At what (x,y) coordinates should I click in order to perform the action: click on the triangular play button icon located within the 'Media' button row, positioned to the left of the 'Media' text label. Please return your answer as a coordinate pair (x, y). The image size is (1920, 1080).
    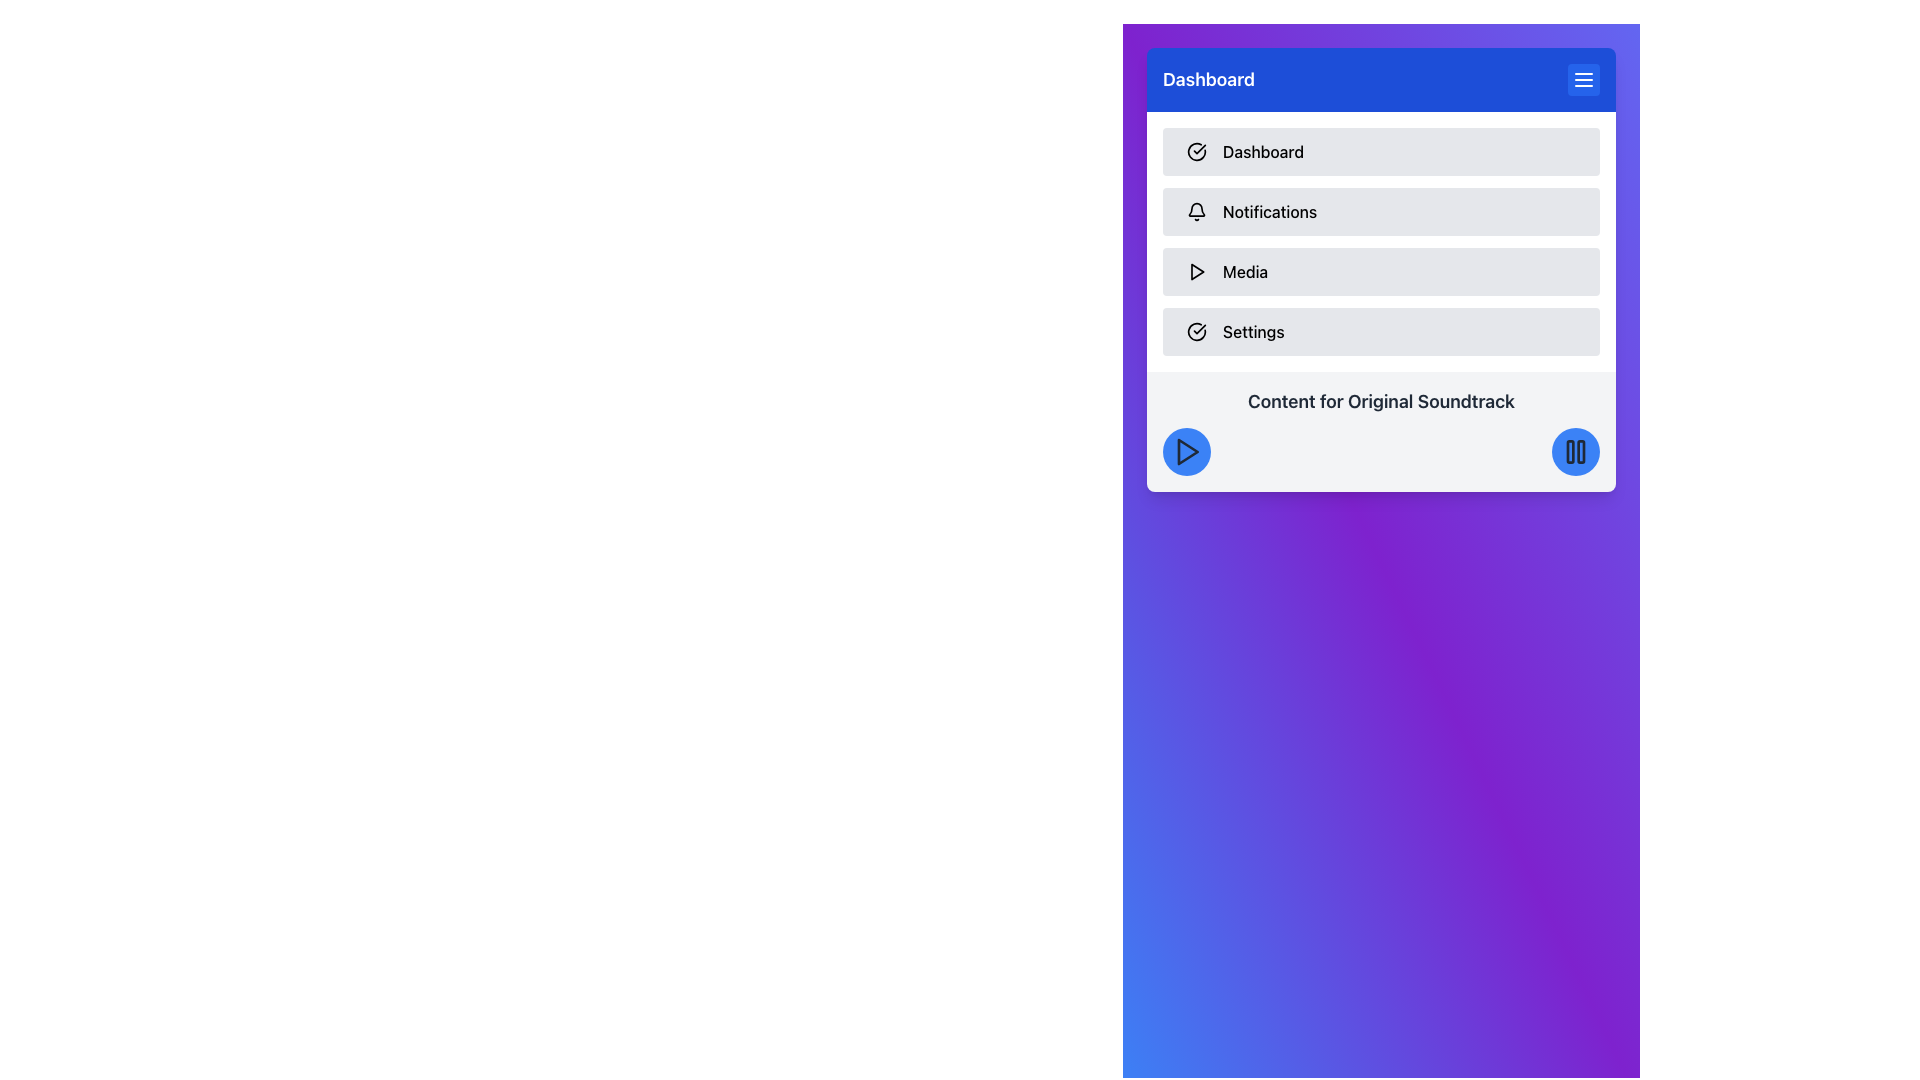
    Looking at the image, I should click on (1196, 272).